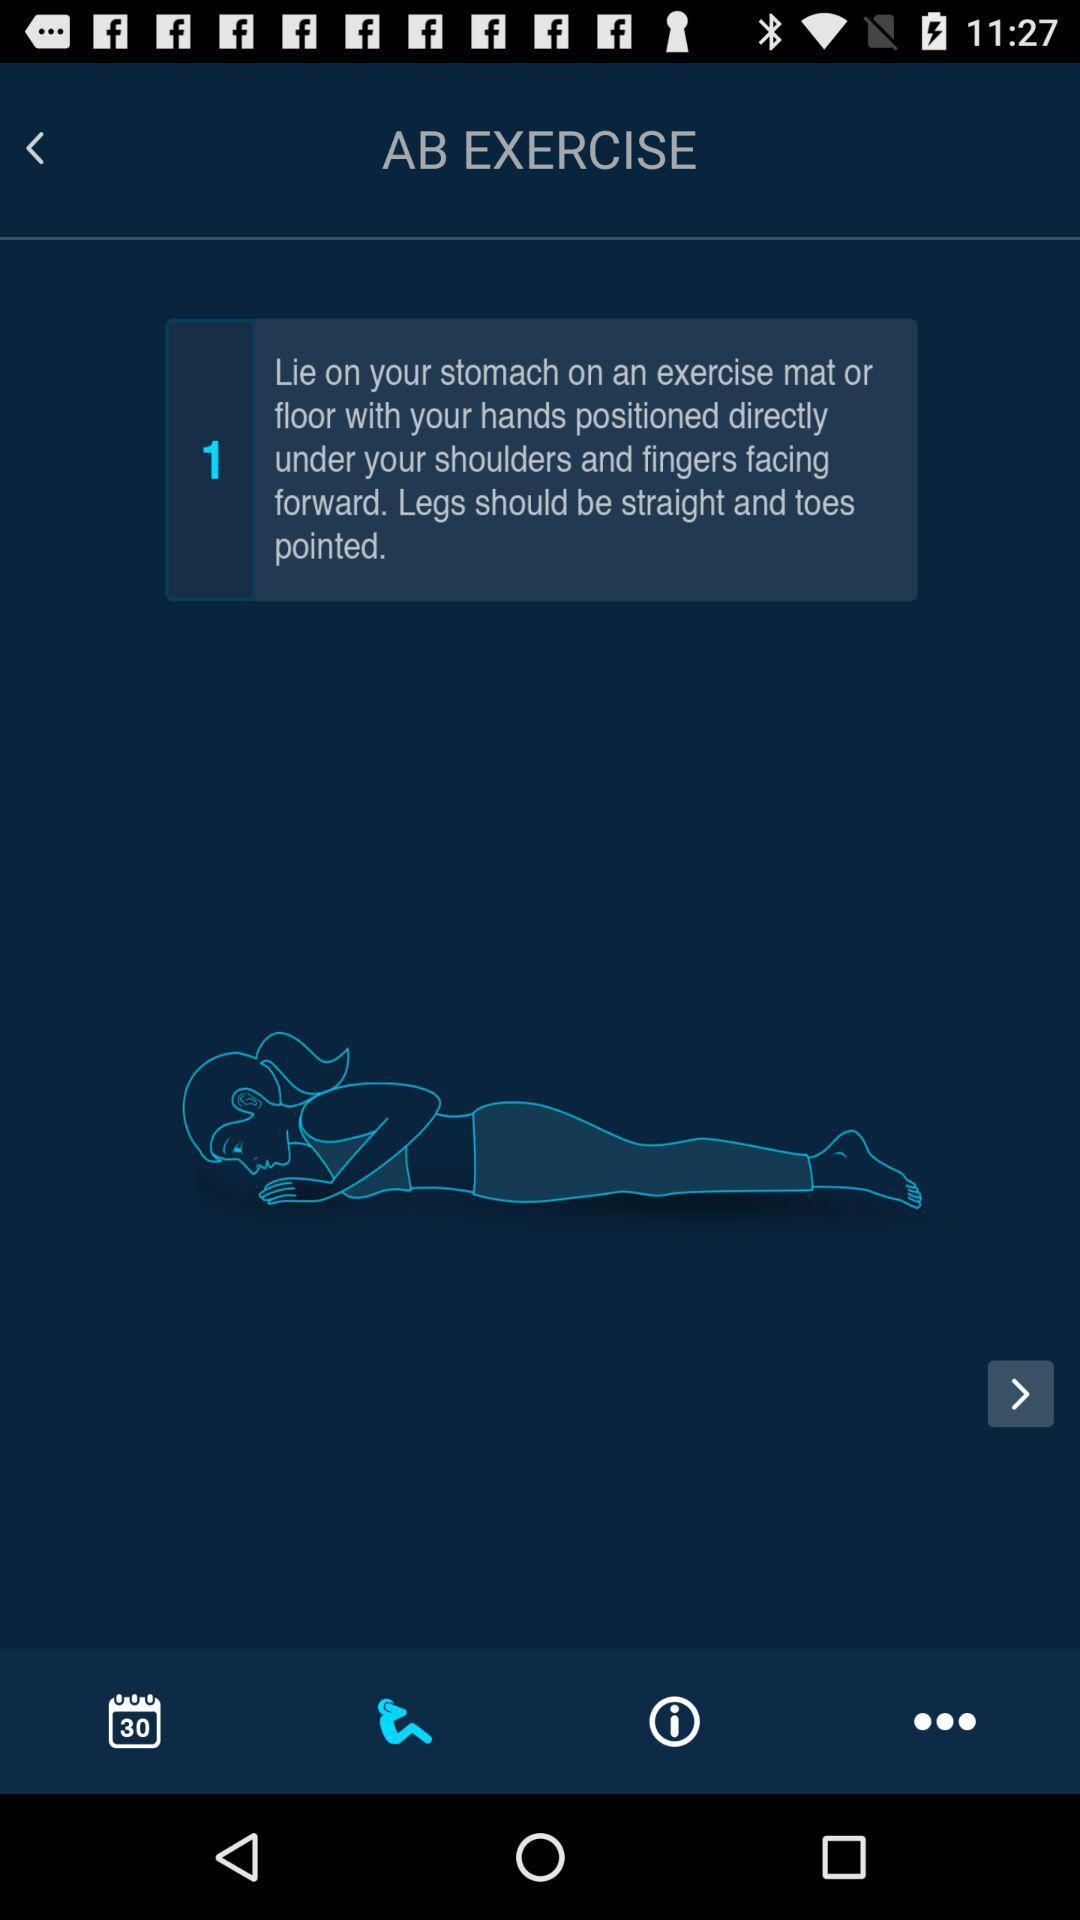  What do you see at coordinates (1020, 1491) in the screenshot?
I see `the arrow_forward icon` at bounding box center [1020, 1491].